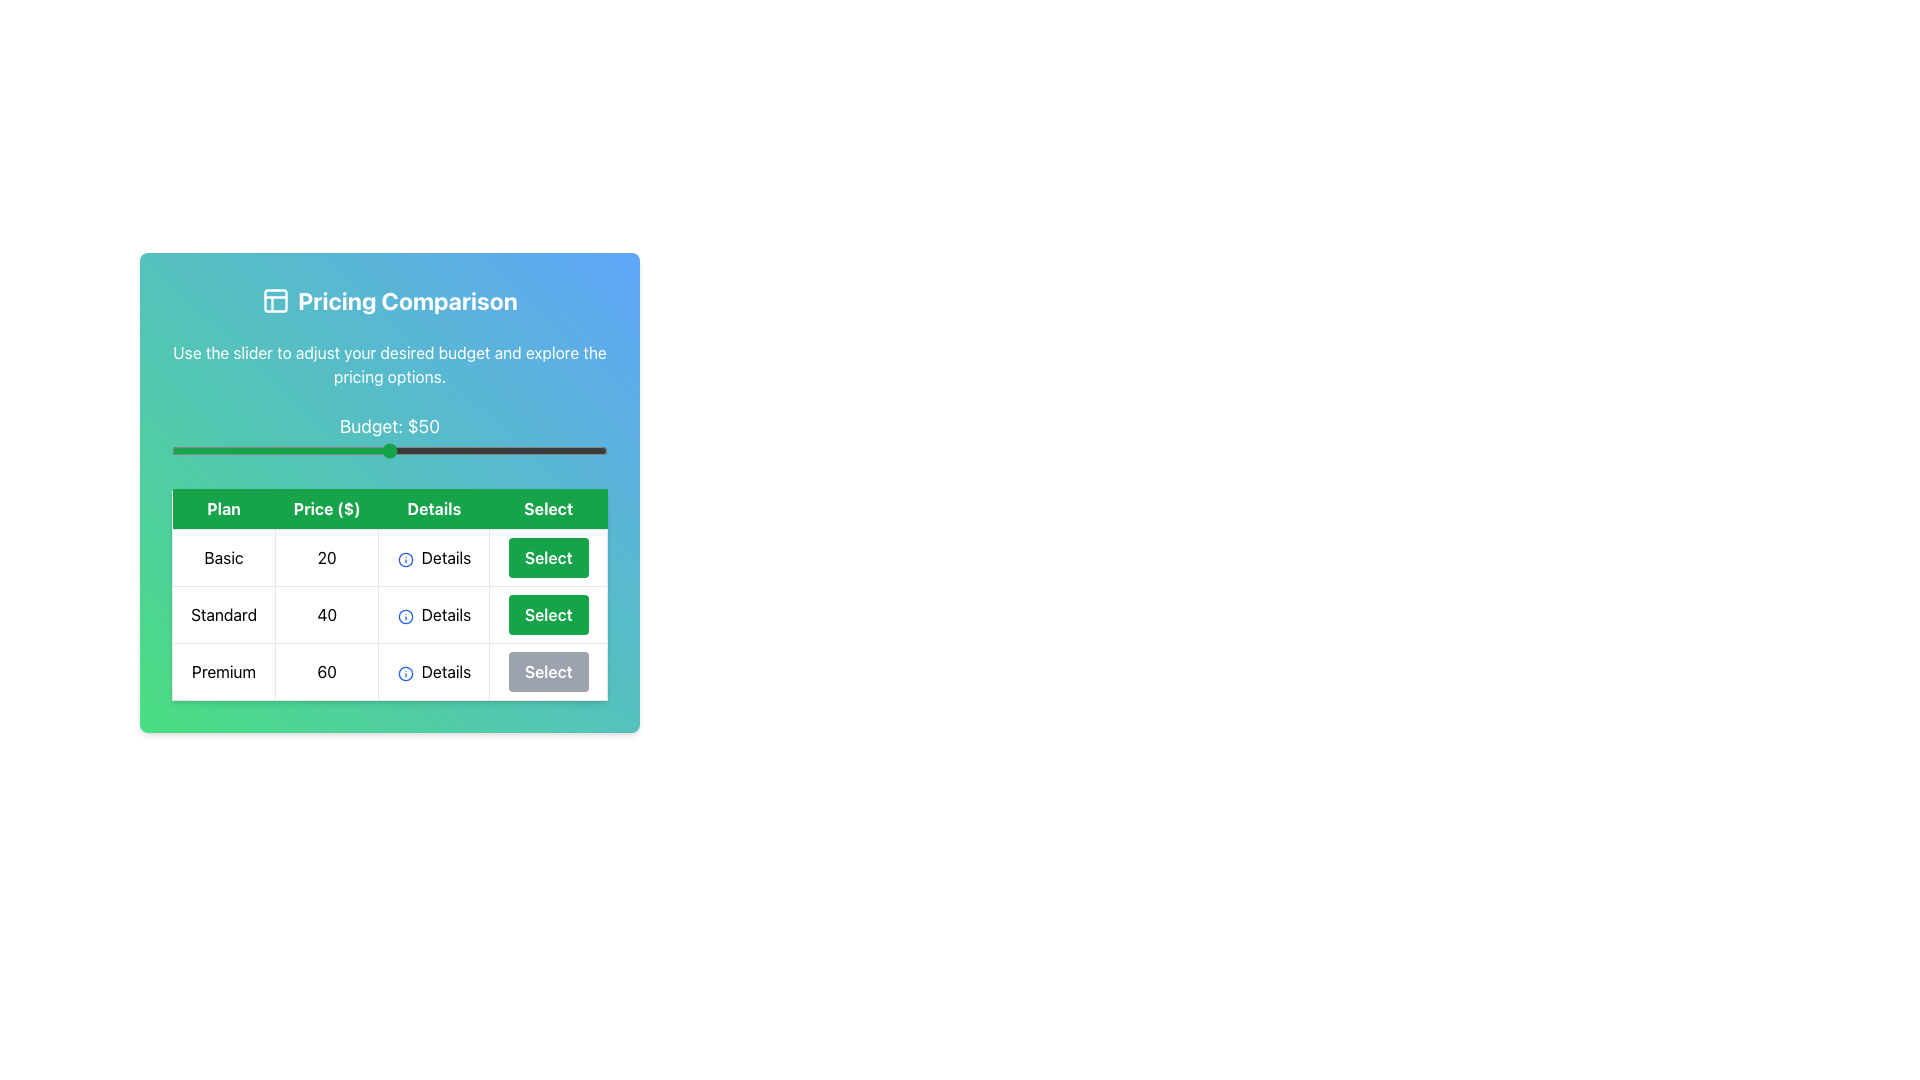  Describe the element at coordinates (404, 615) in the screenshot. I see `the blue circular icon with an outlined 'i' symbol located in the middle column of the second row labeled 'Standard' in the pricing comparison table, positioned to the left of the 'Details' text` at that location.